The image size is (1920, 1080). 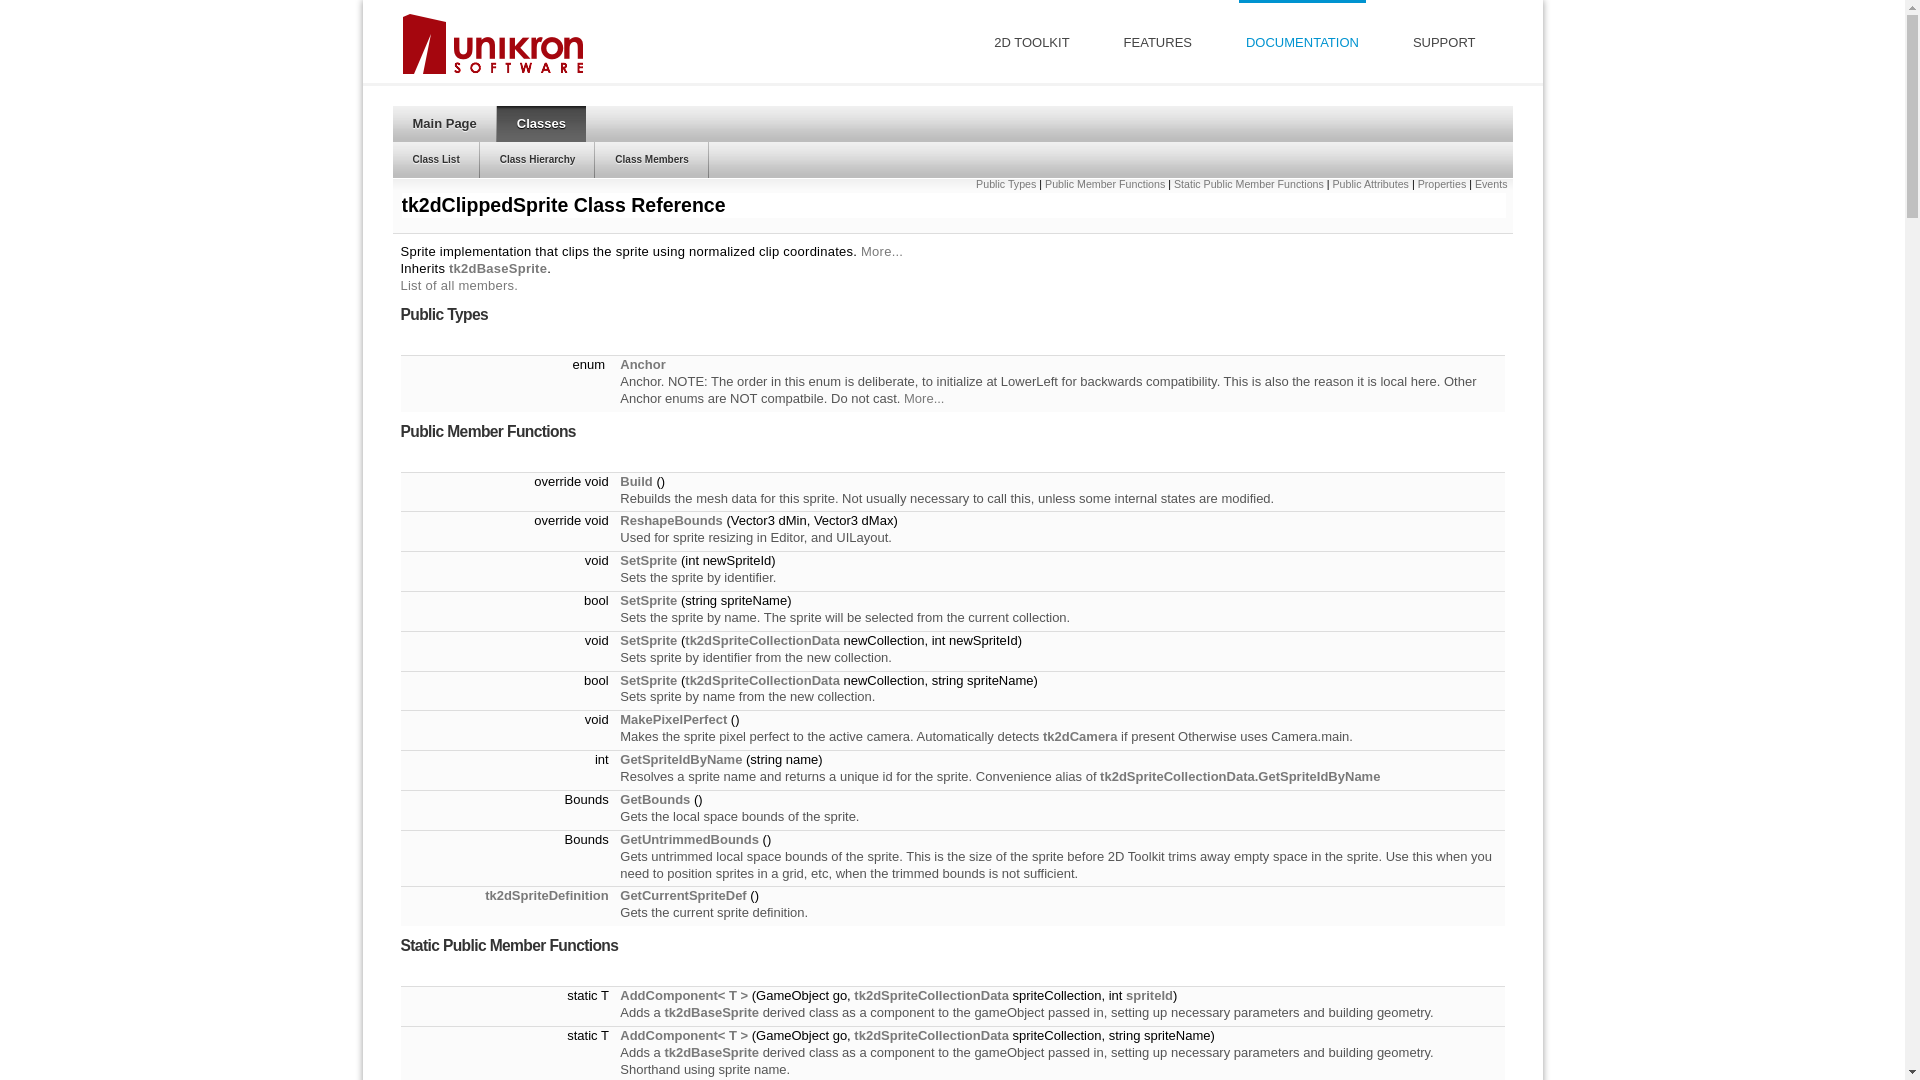 What do you see at coordinates (654, 798) in the screenshot?
I see `'GetBounds'` at bounding box center [654, 798].